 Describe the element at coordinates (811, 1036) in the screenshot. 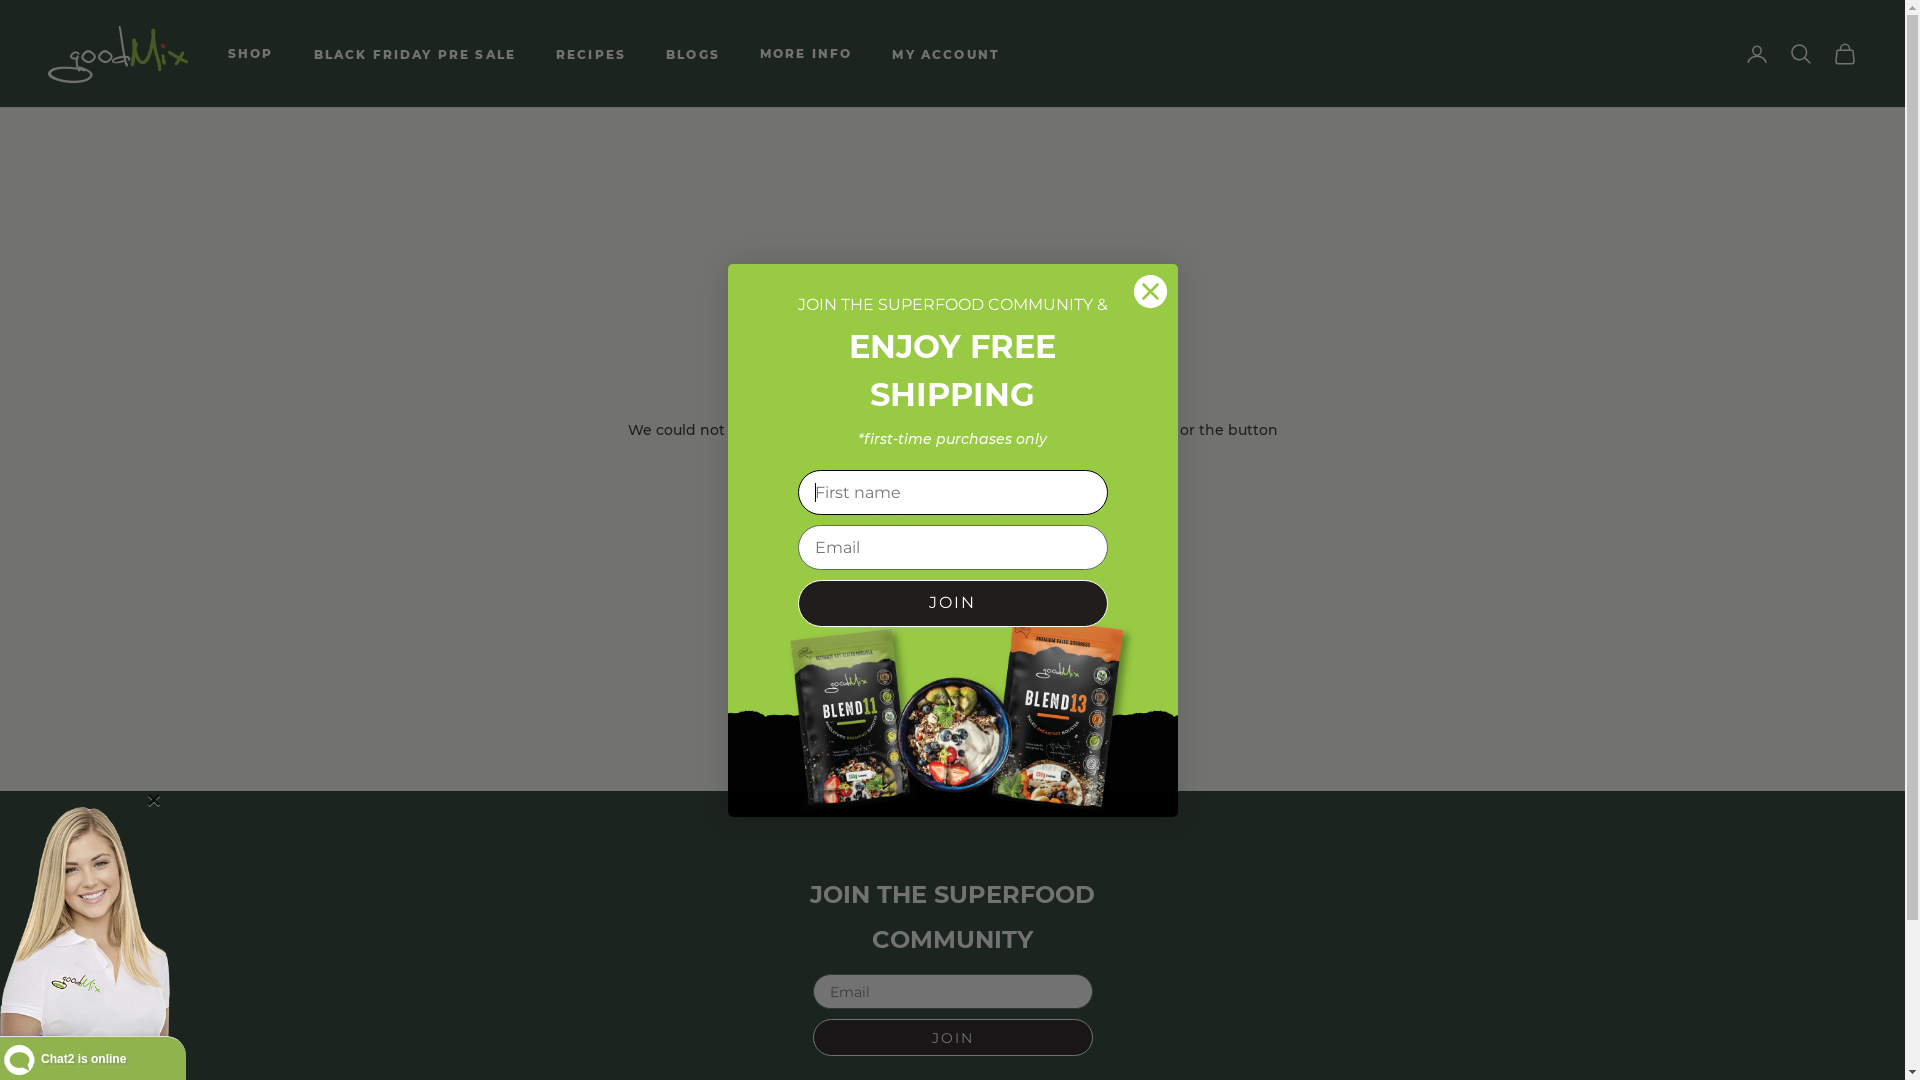

I see `'JOIN'` at that location.